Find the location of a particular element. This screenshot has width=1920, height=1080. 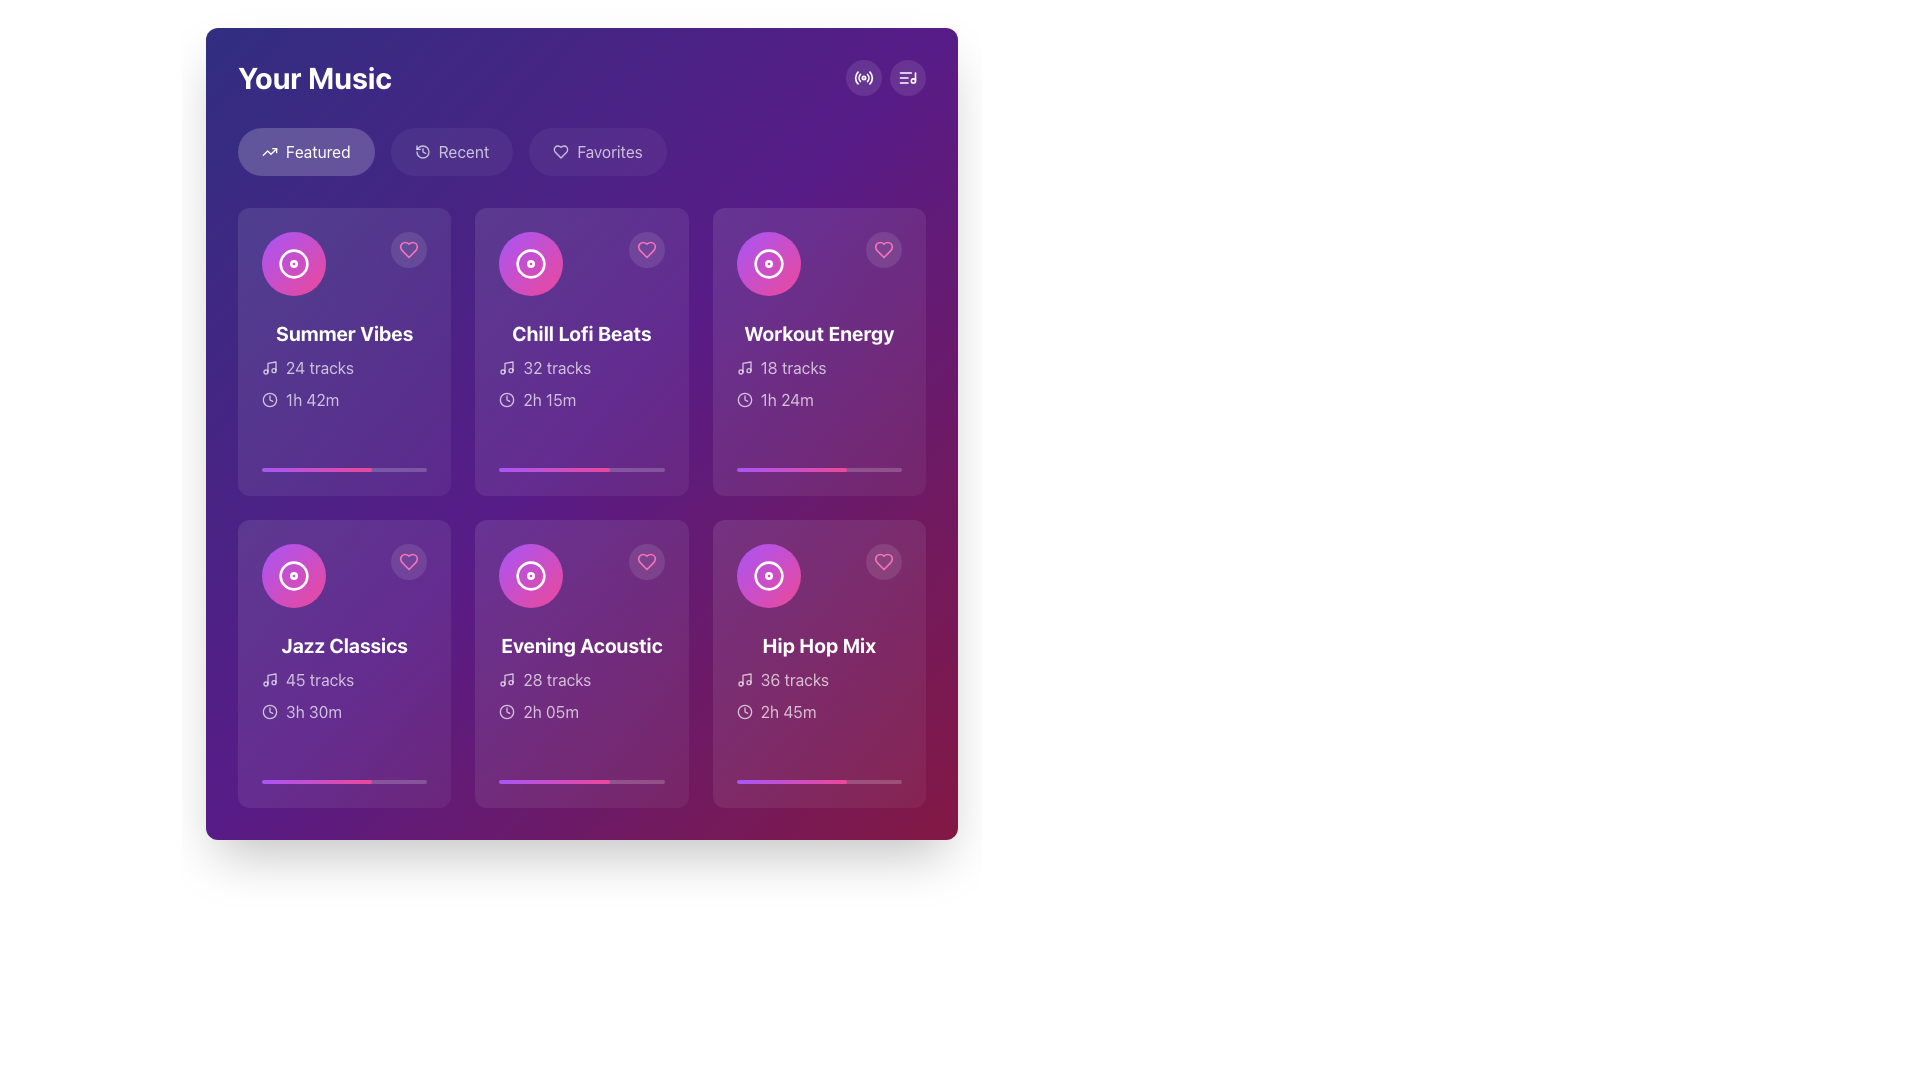

displayed duration of the playlist named 'Evening Acoustic', which is located in the bottom-center of the second row of the card grid, below the track count and above the progress bar is located at coordinates (551, 711).